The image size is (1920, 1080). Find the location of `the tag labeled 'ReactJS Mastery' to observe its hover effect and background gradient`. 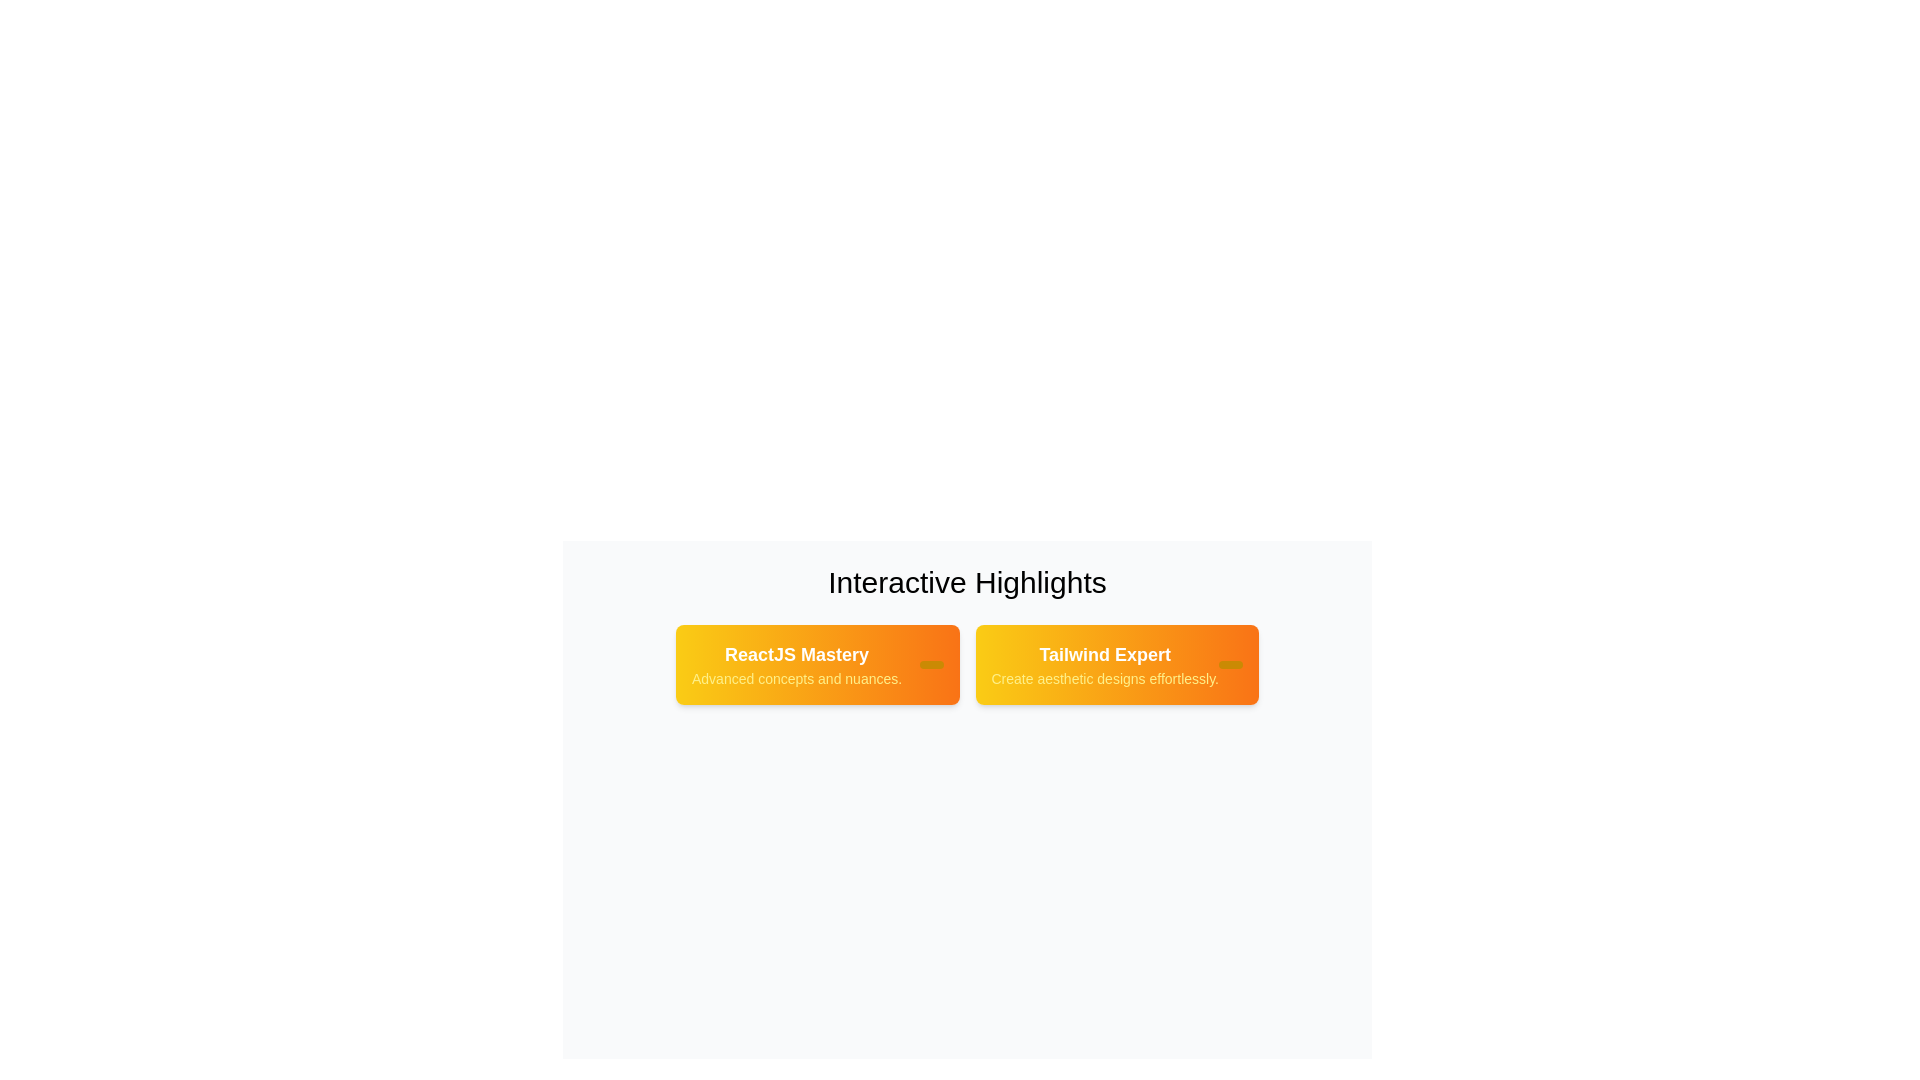

the tag labeled 'ReactJS Mastery' to observe its hover effect and background gradient is located at coordinates (817, 664).